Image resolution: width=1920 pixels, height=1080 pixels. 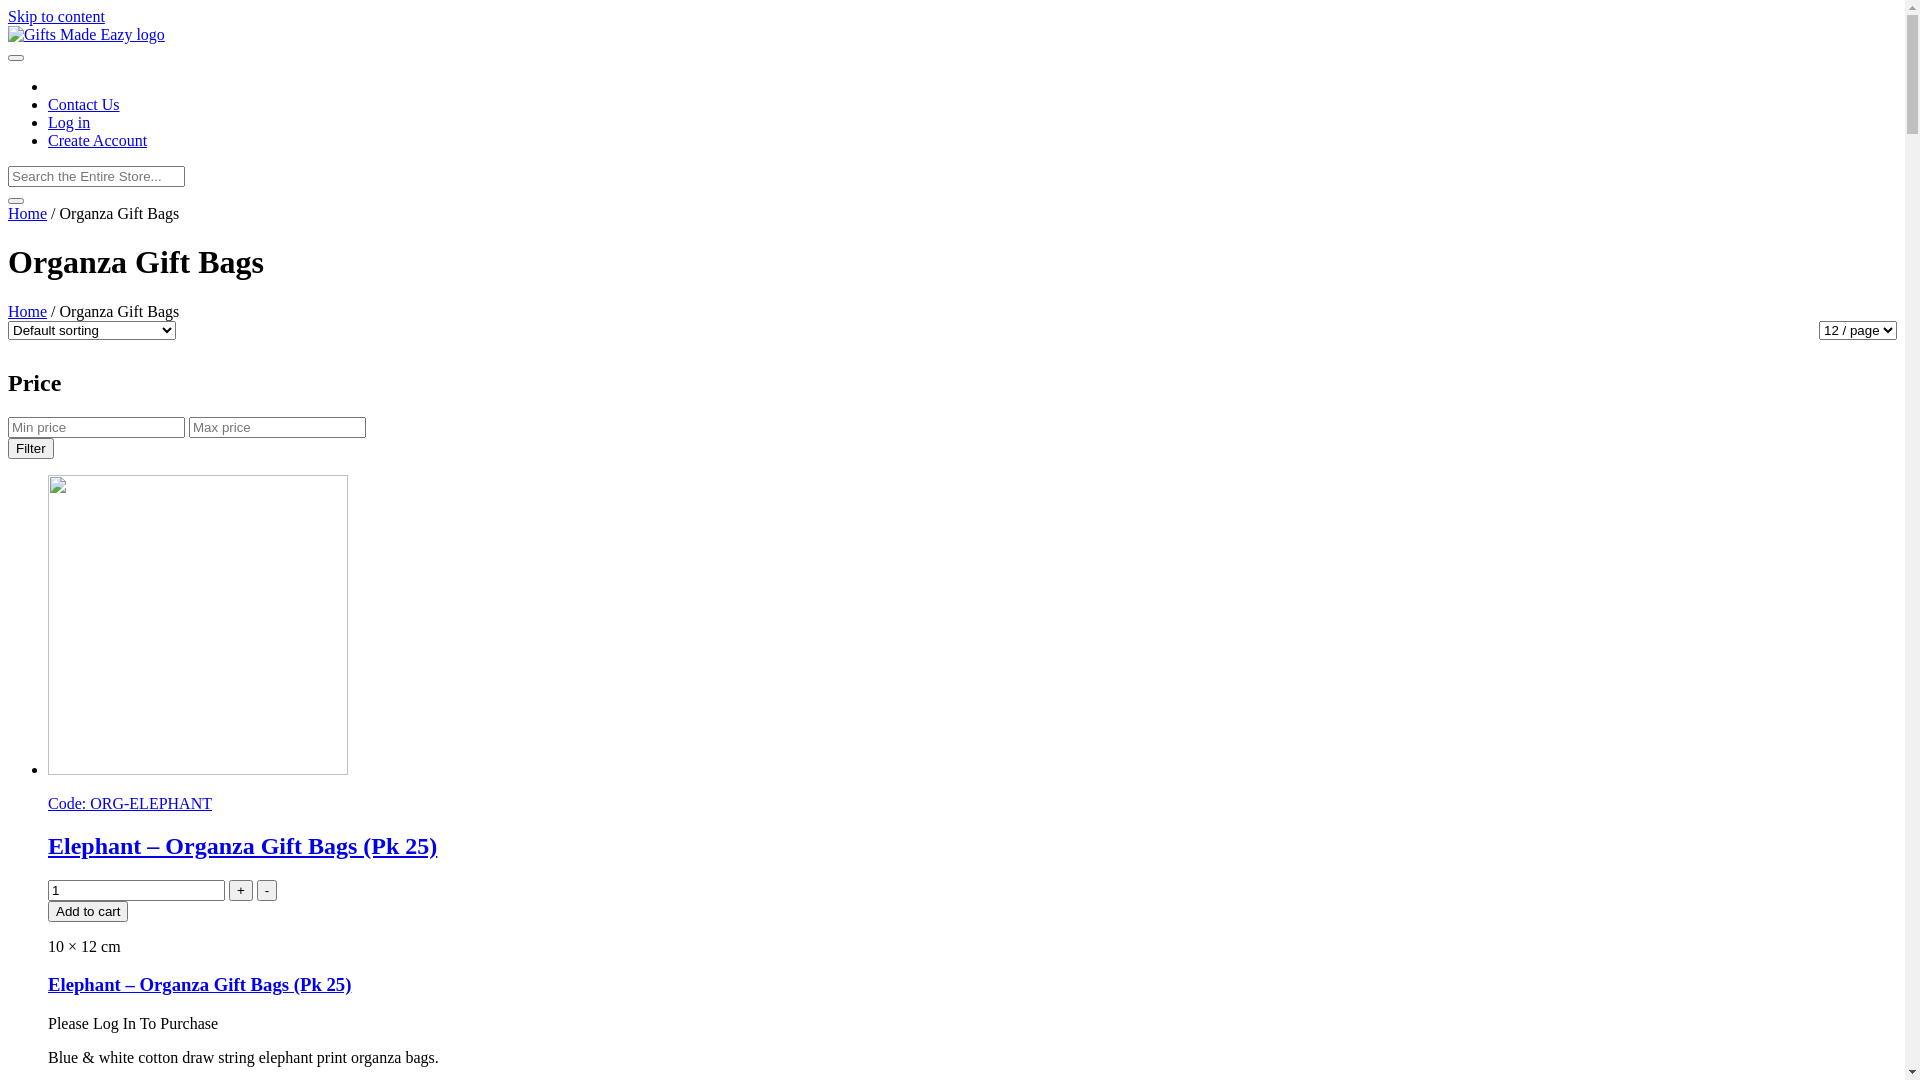 What do you see at coordinates (96, 139) in the screenshot?
I see `'Create Account'` at bounding box center [96, 139].